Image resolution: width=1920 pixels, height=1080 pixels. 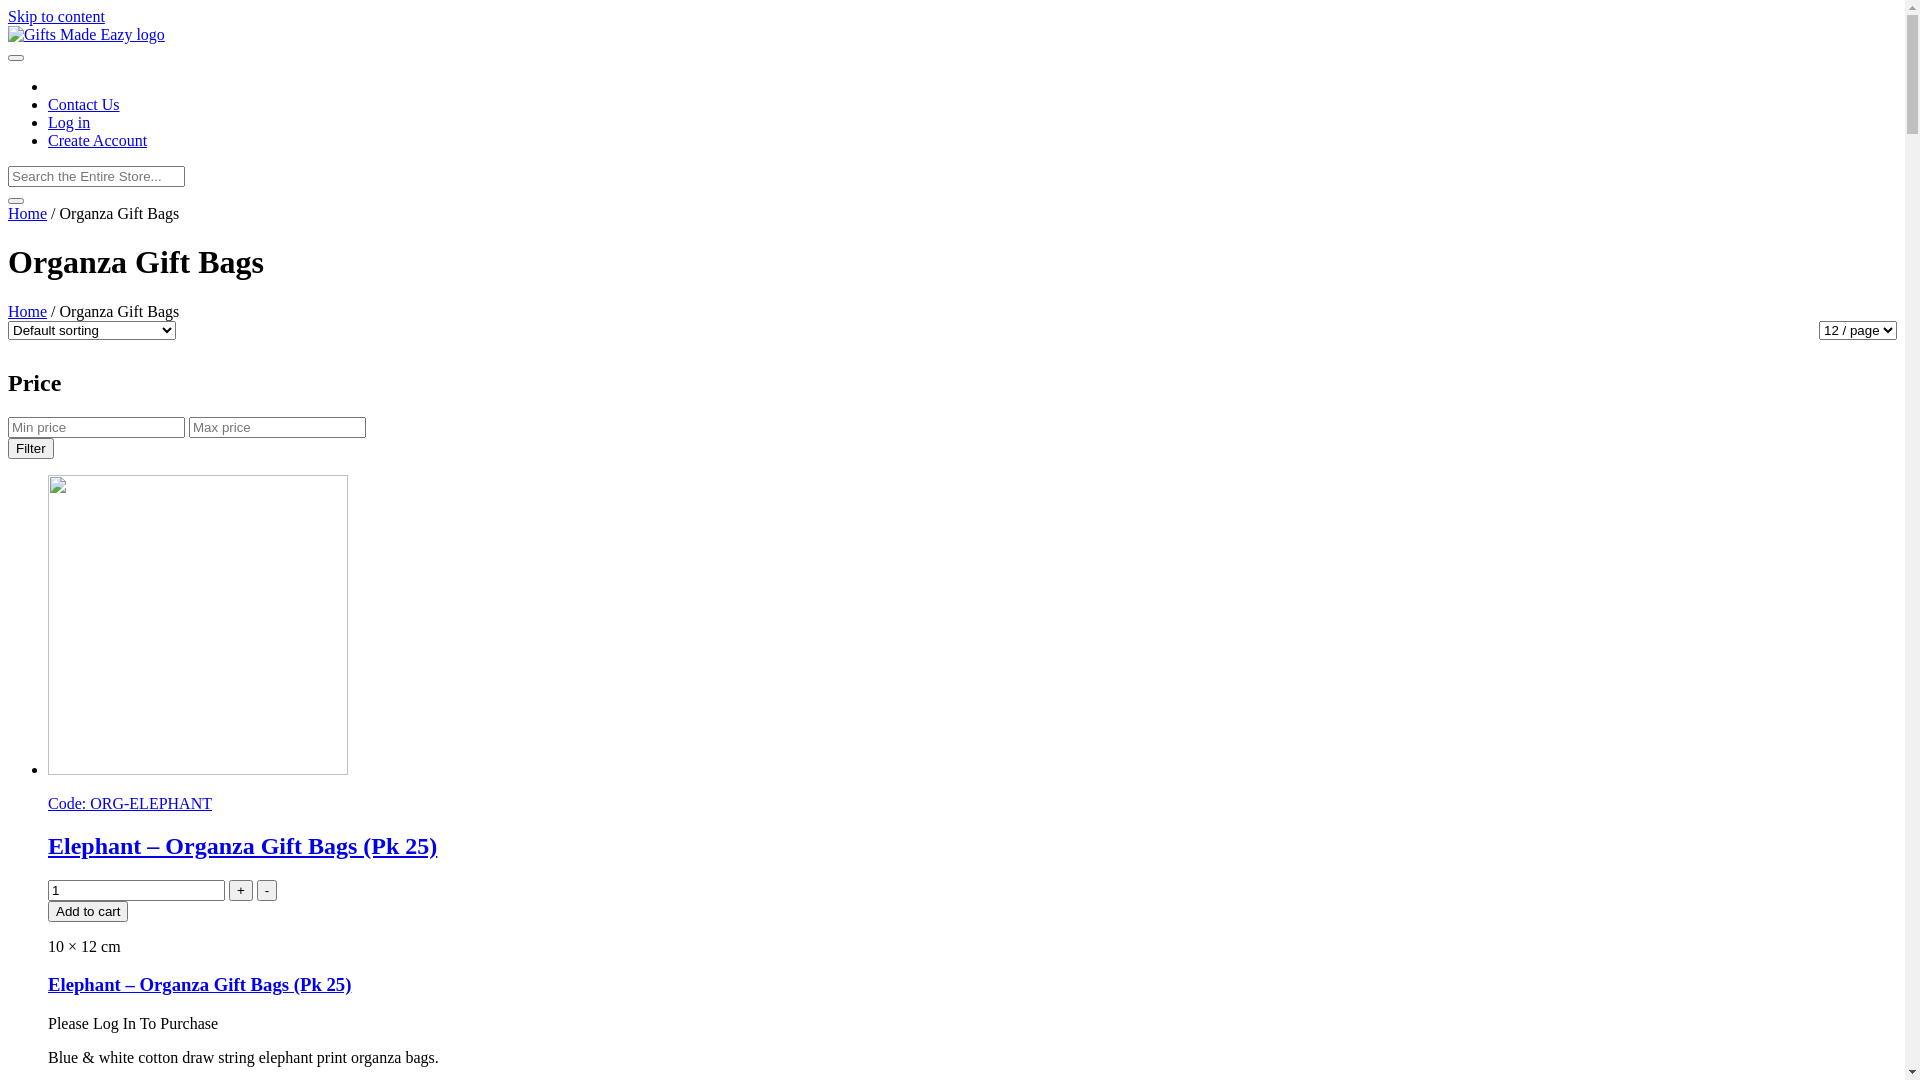 What do you see at coordinates (96, 139) in the screenshot?
I see `'Create Account'` at bounding box center [96, 139].